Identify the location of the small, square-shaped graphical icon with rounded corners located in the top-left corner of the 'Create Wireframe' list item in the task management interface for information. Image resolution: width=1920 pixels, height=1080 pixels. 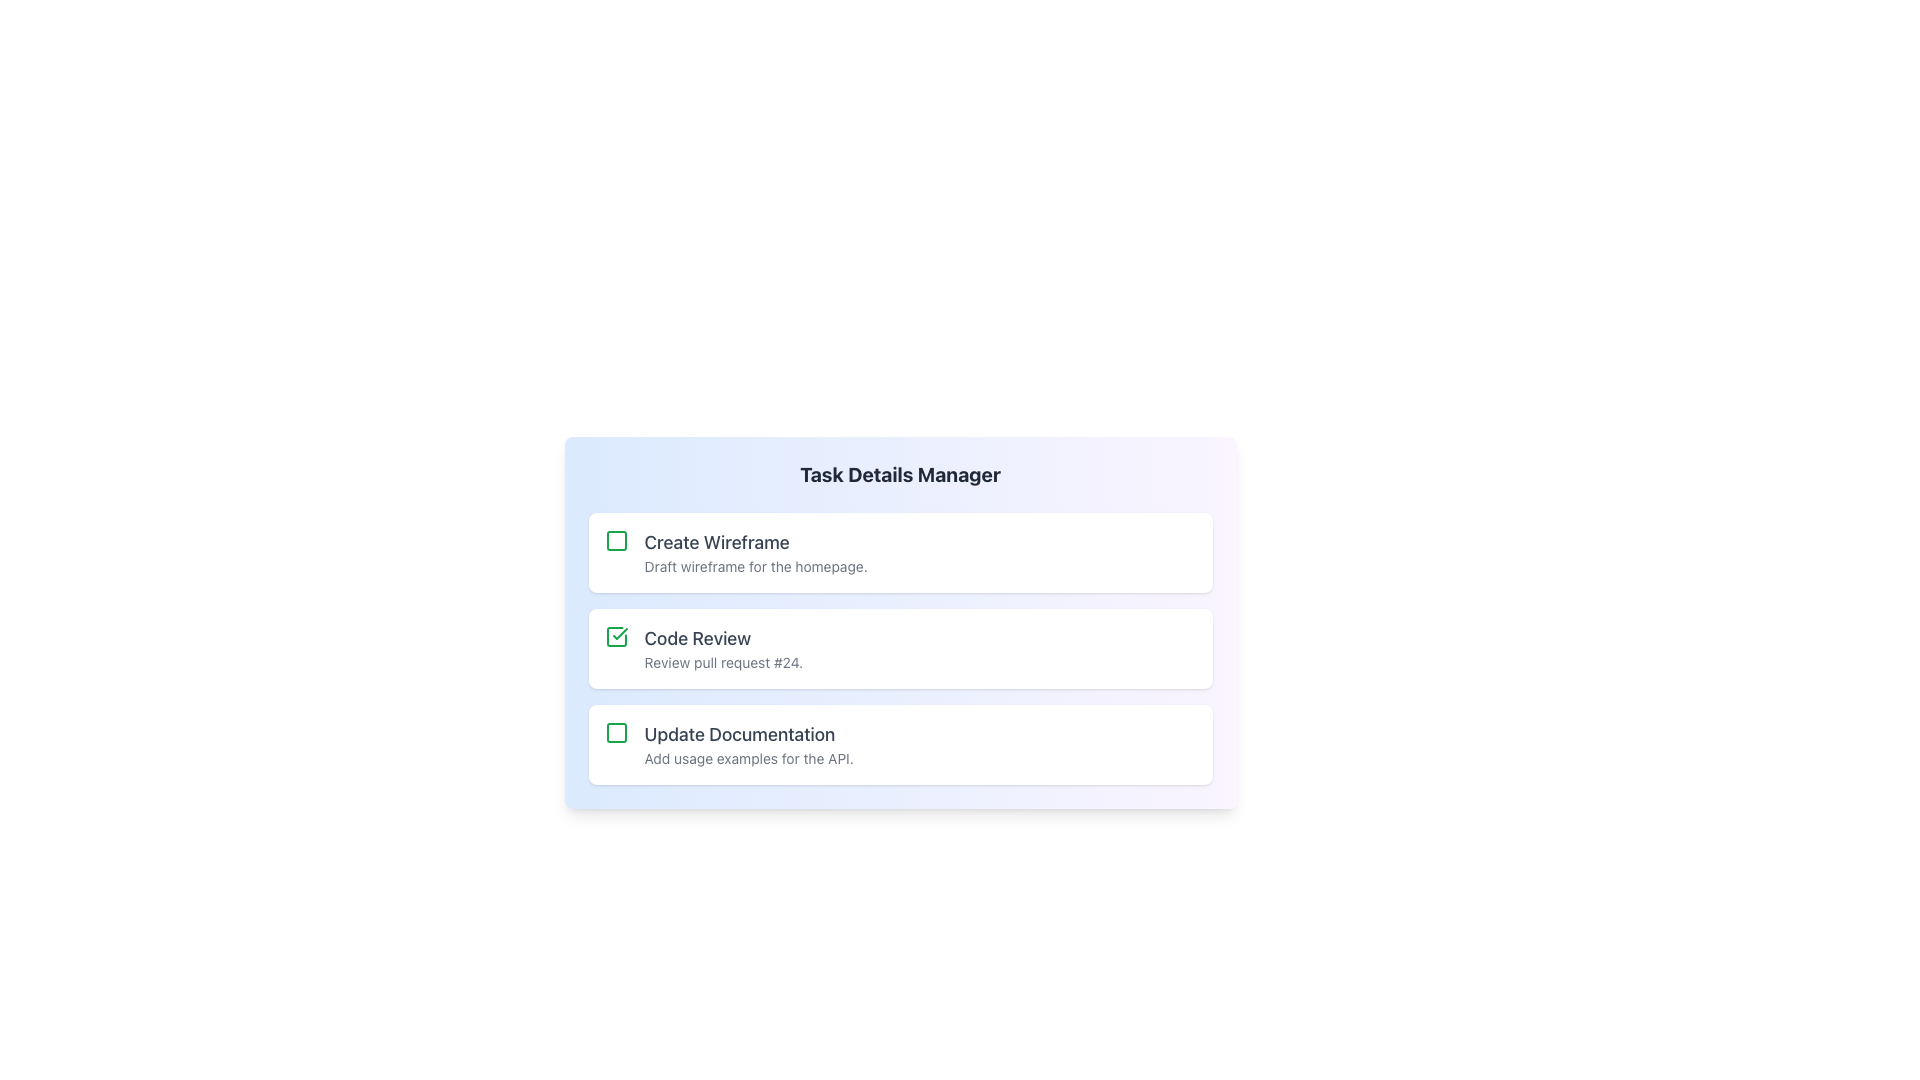
(615, 540).